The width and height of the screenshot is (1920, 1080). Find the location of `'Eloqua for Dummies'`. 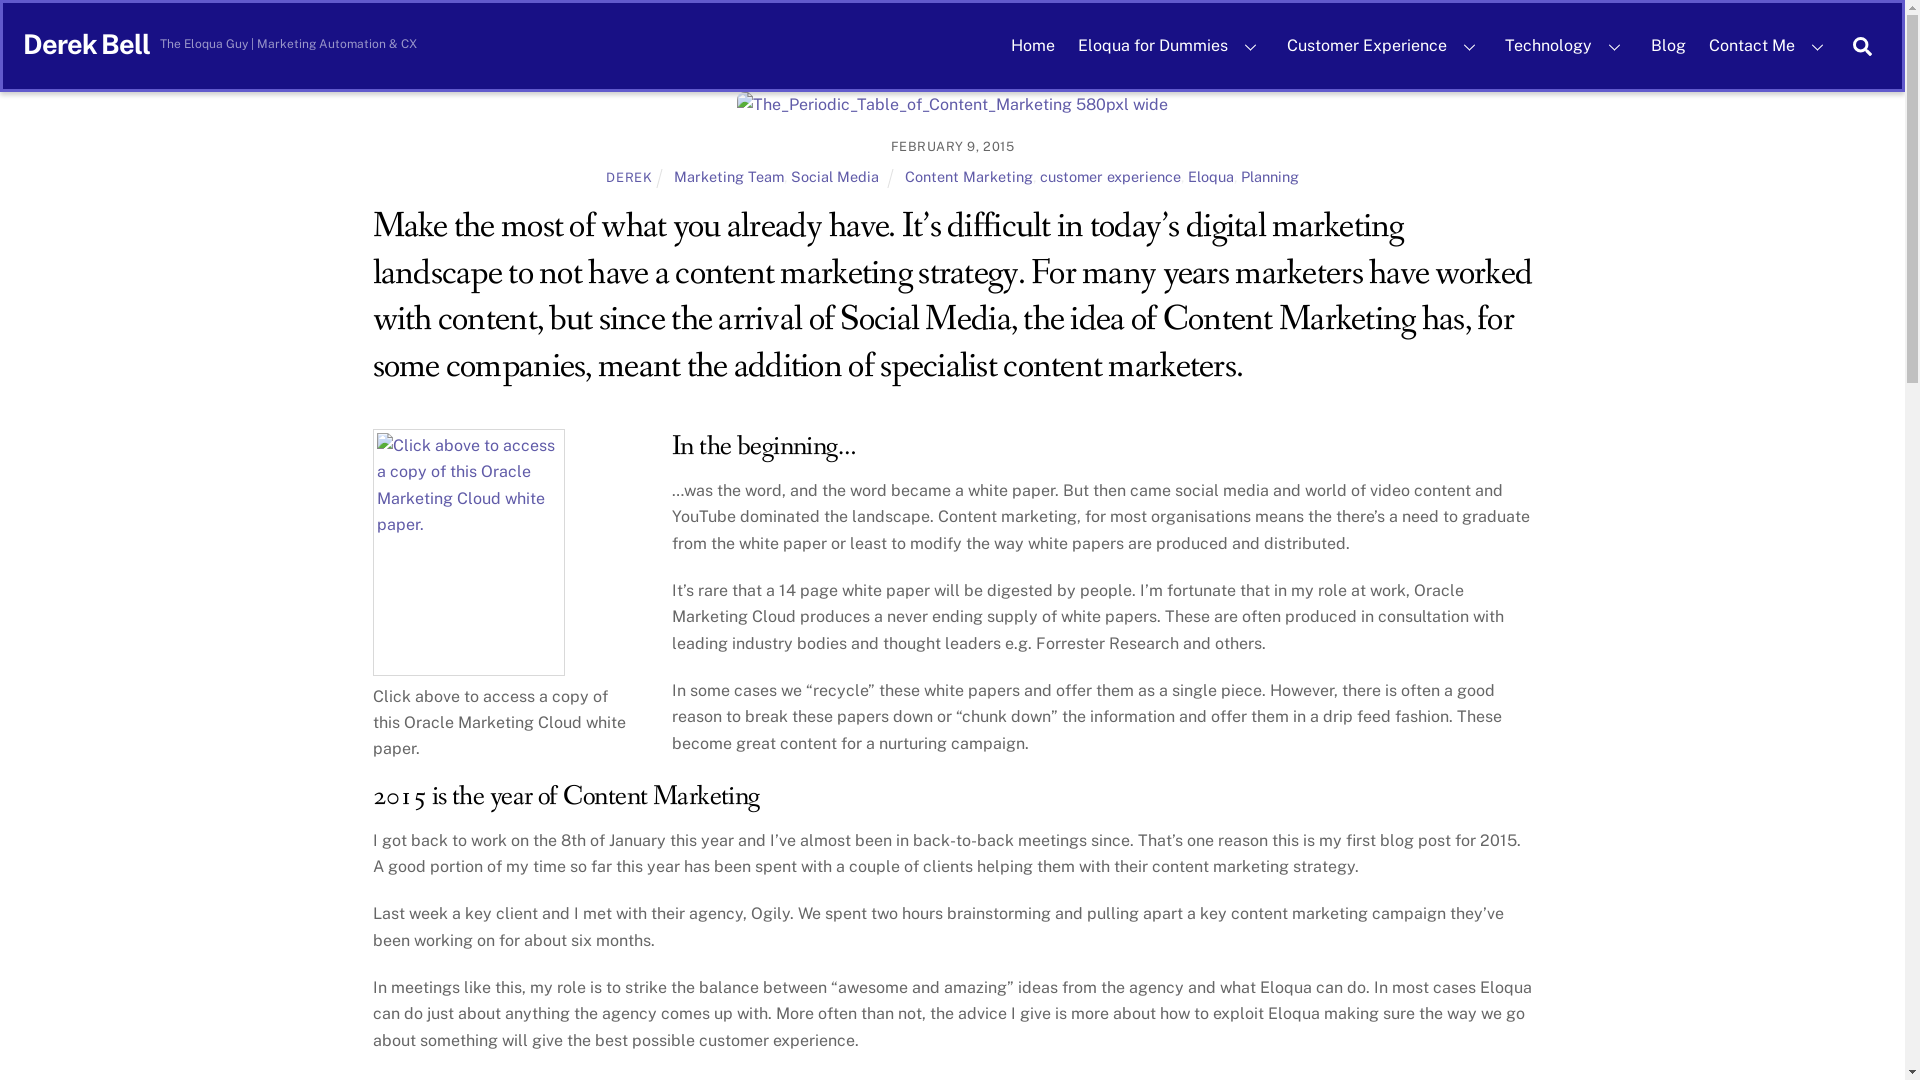

'Eloqua for Dummies' is located at coordinates (1170, 45).